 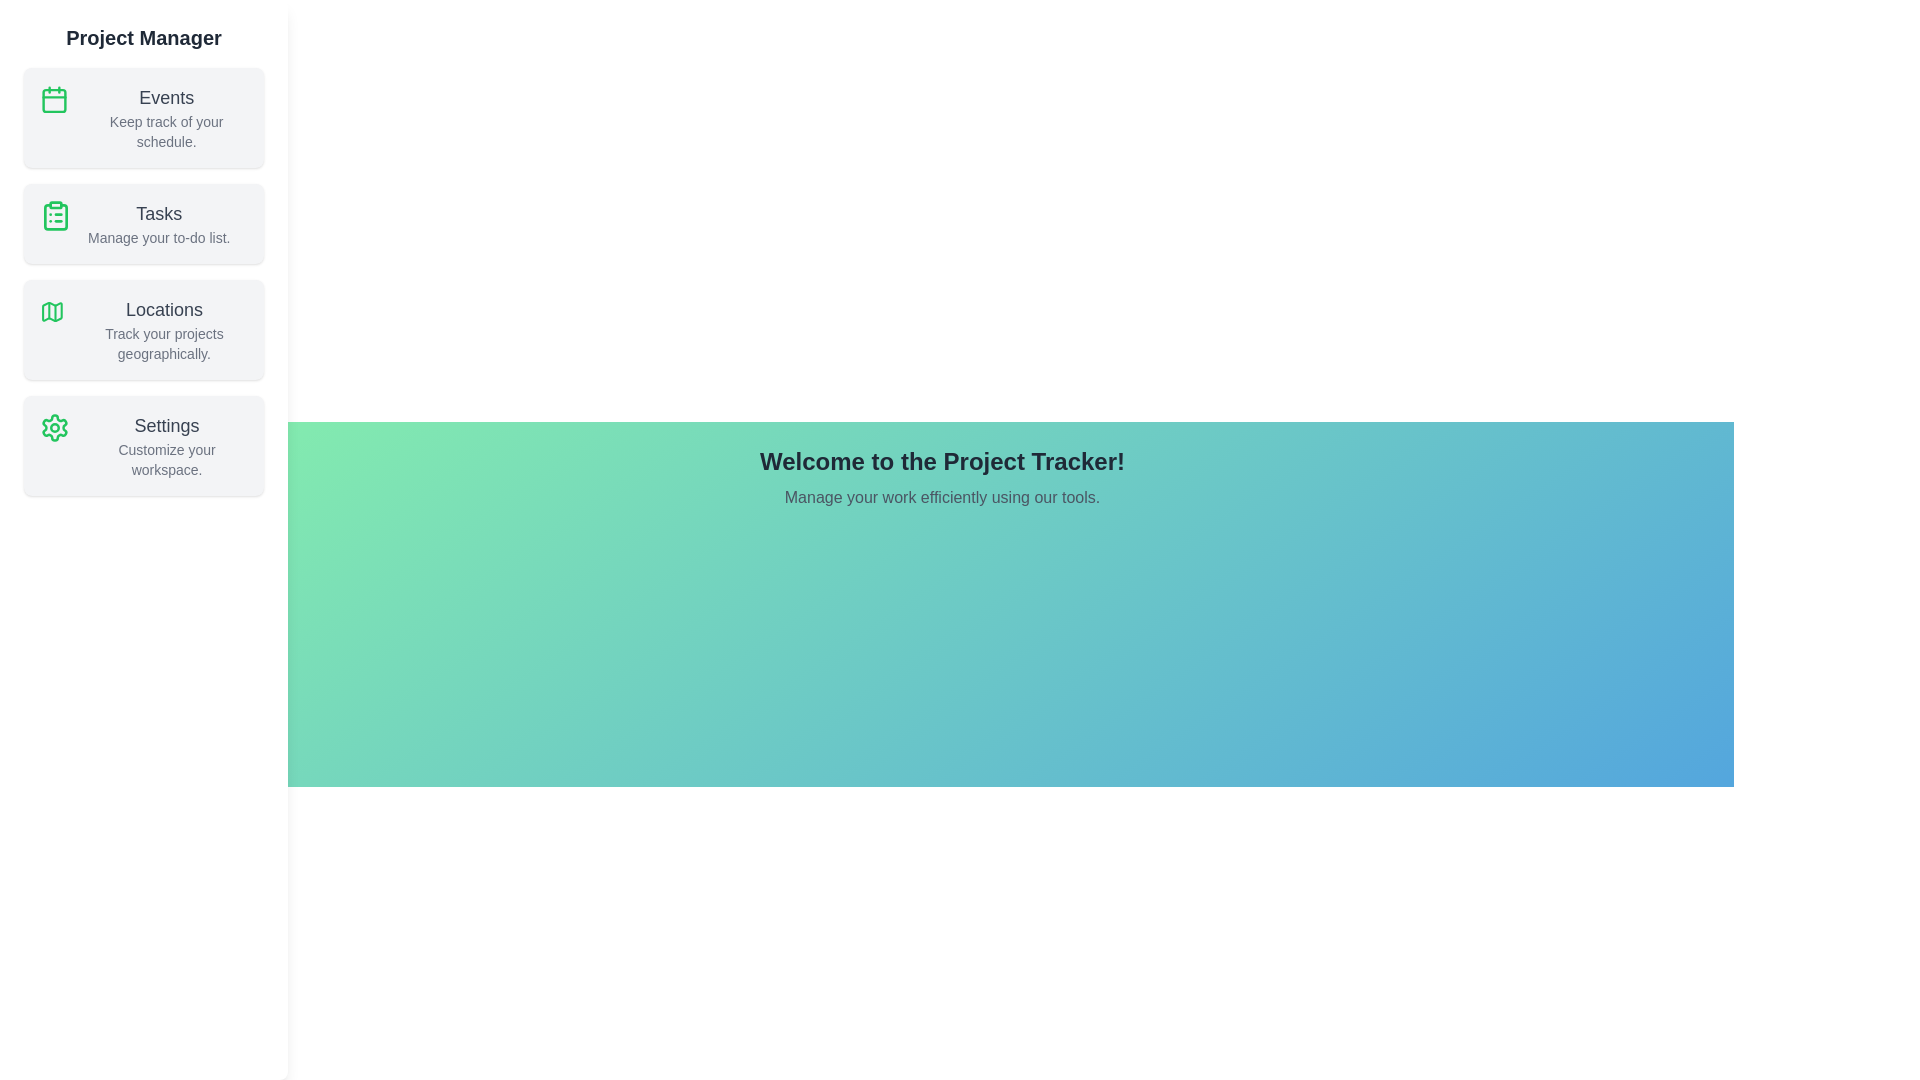 What do you see at coordinates (143, 445) in the screenshot?
I see `the sidebar section corresponding to Settings to preview its description` at bounding box center [143, 445].